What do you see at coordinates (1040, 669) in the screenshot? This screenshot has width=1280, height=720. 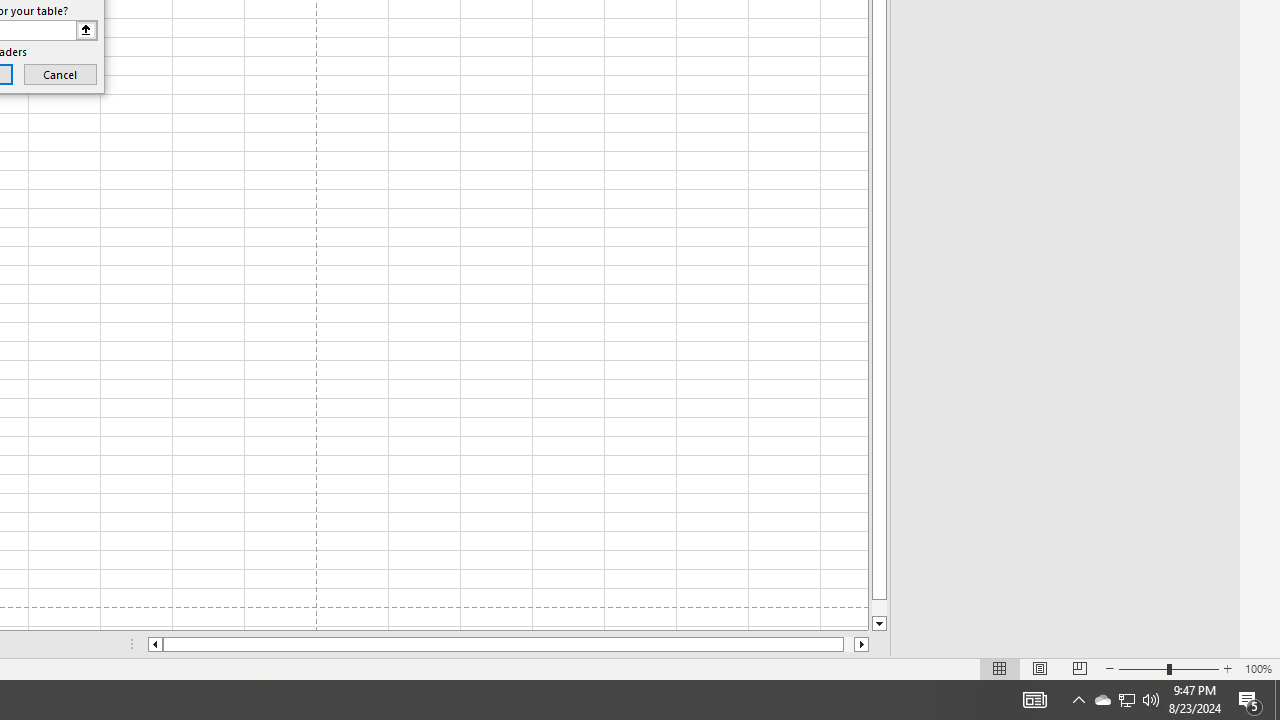 I see `'Page Layout'` at bounding box center [1040, 669].